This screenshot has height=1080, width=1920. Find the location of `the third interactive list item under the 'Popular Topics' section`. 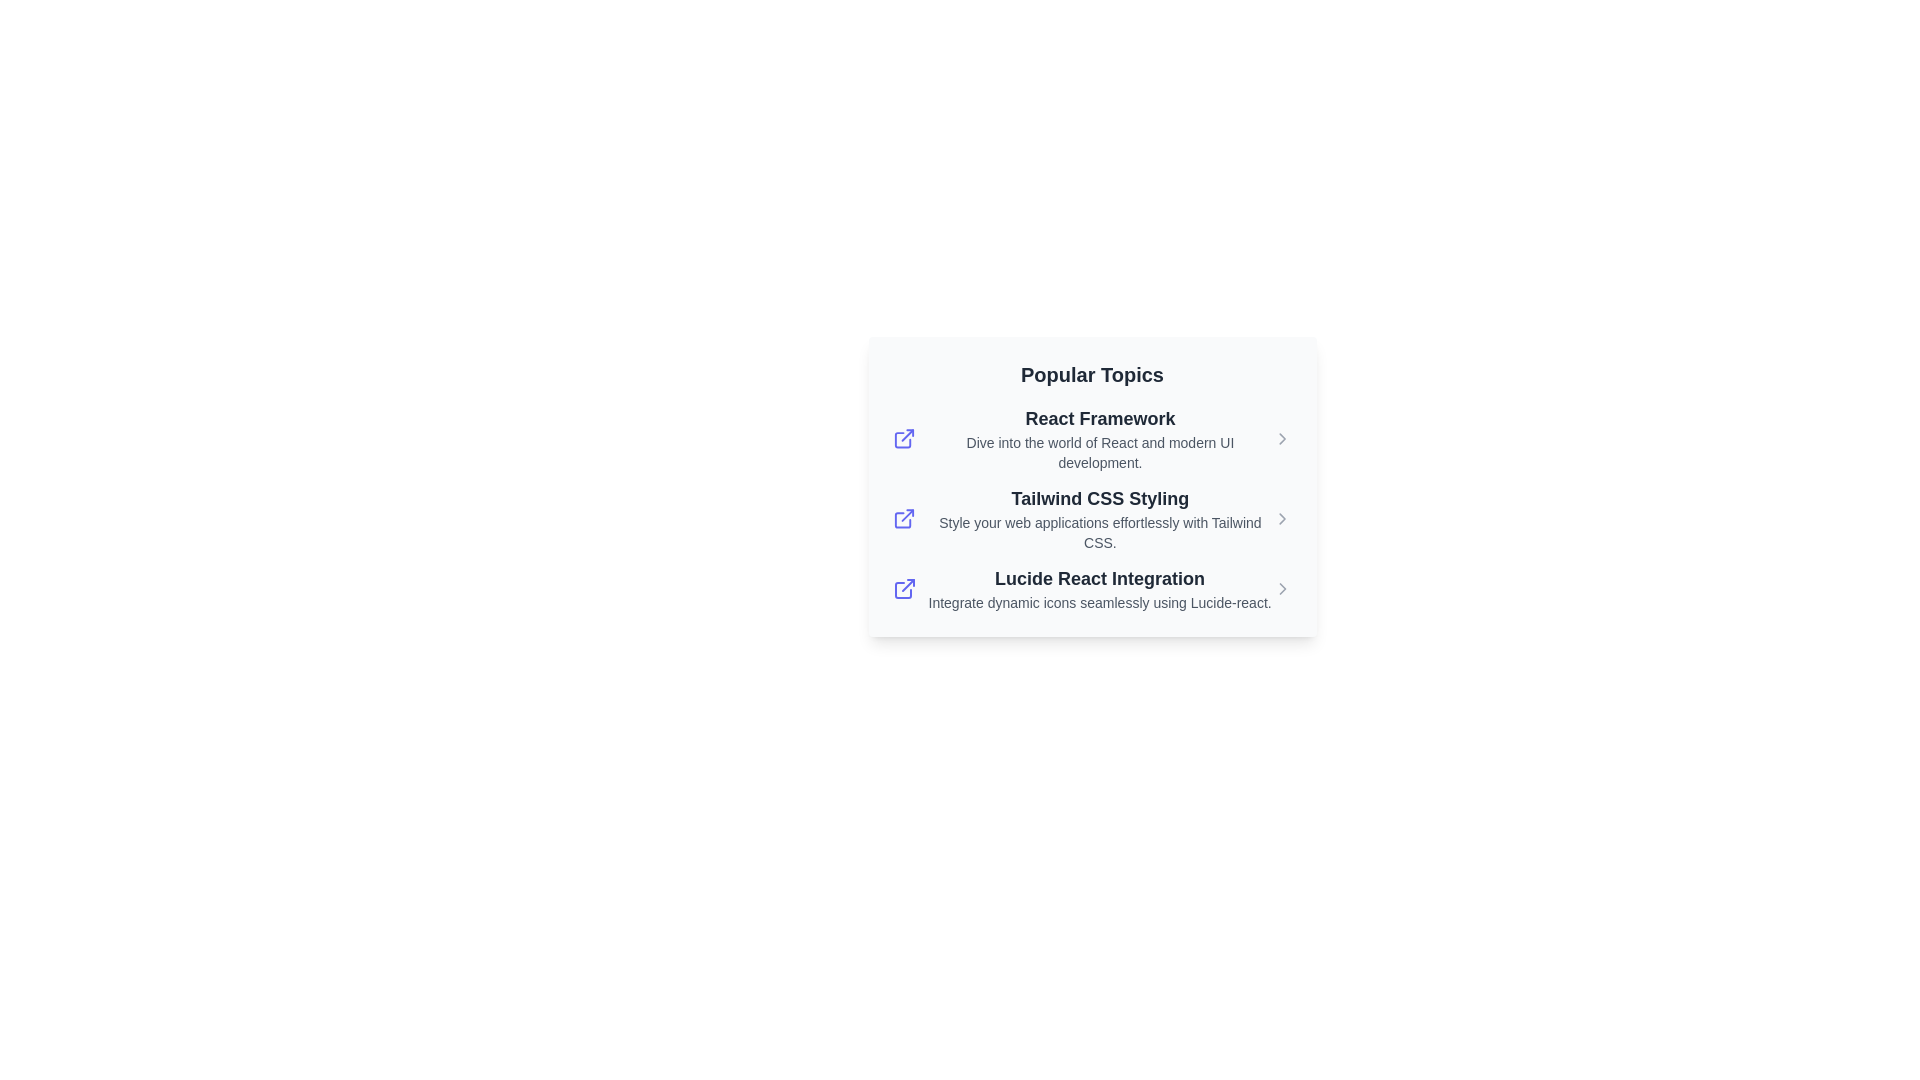

the third interactive list item under the 'Popular Topics' section is located at coordinates (1091, 588).